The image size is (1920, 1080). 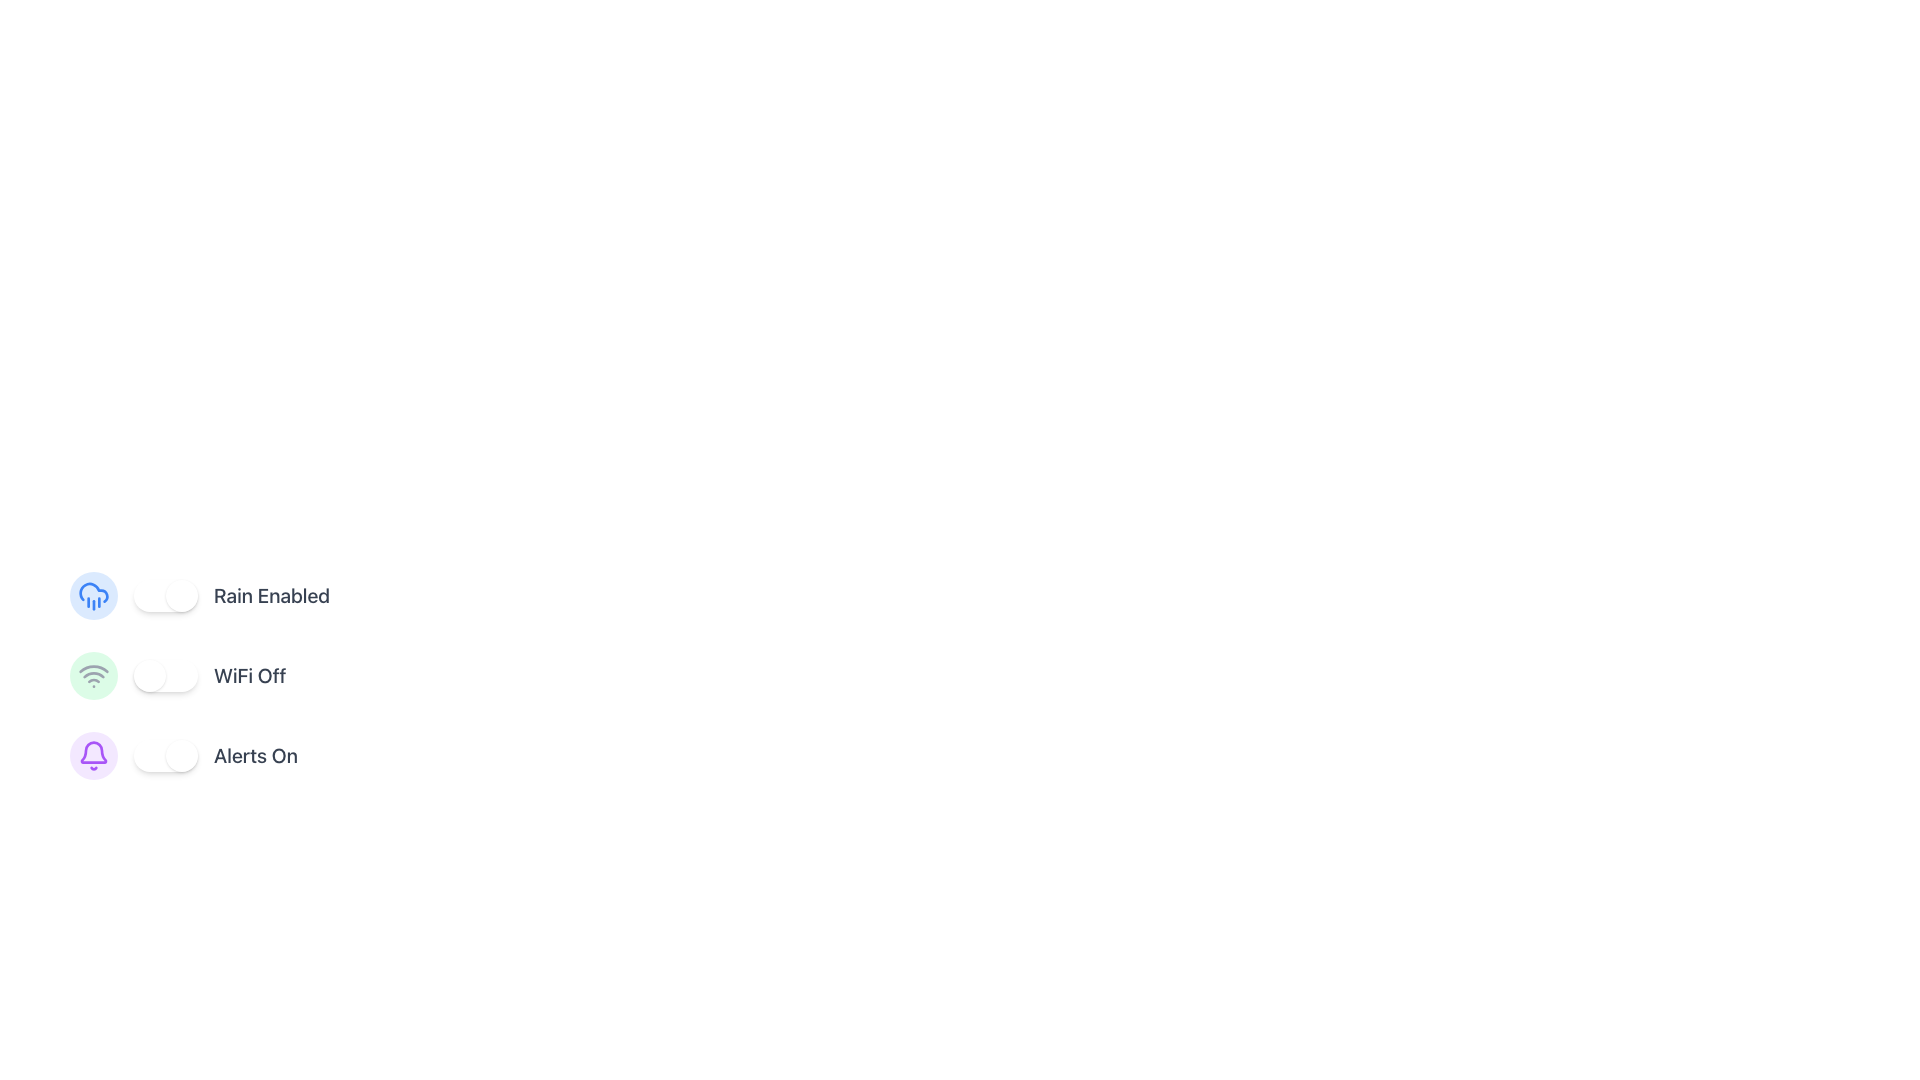 What do you see at coordinates (93, 675) in the screenshot?
I see `the second arc of the WiFi icon, which represents the second strongest signal level, located to the left of the 'WiFi Off' label` at bounding box center [93, 675].